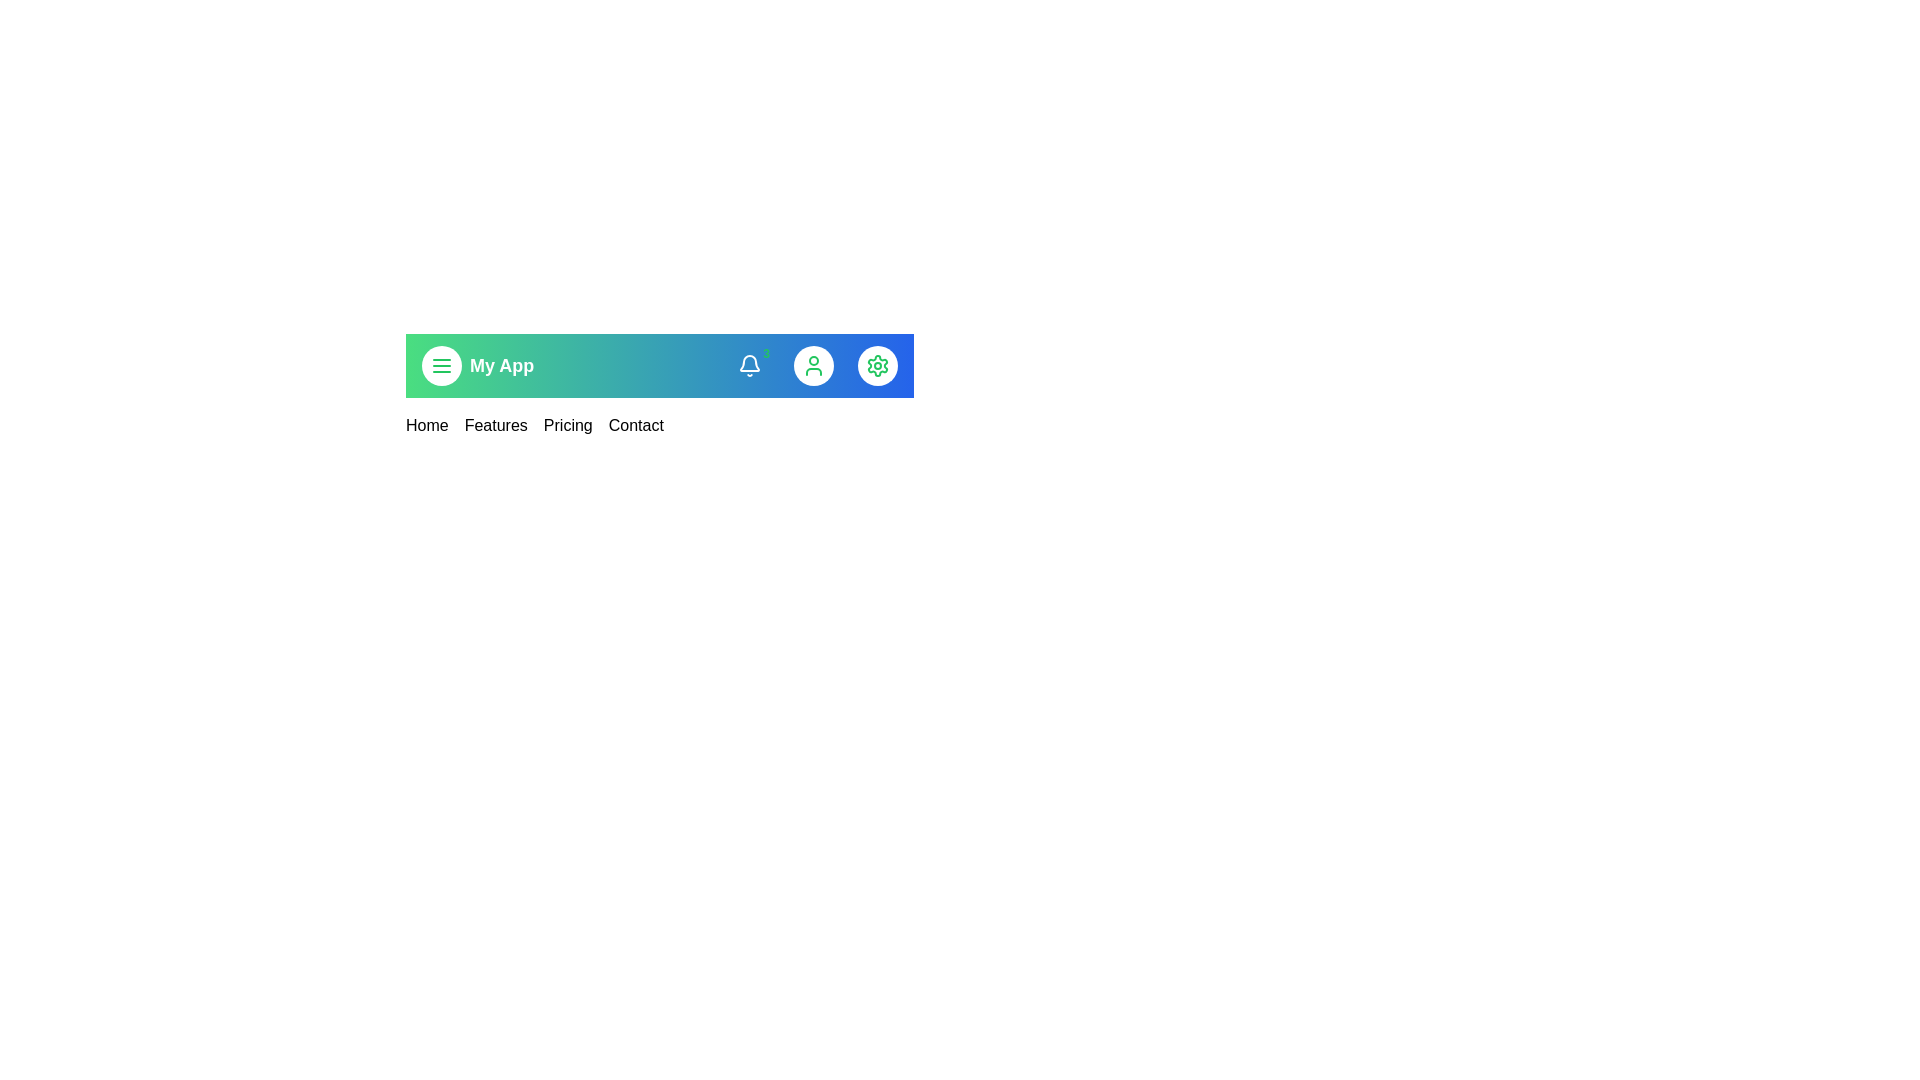 The image size is (1920, 1080). Describe the element at coordinates (440, 366) in the screenshot. I see `menu button to toggle the menu visibility` at that location.